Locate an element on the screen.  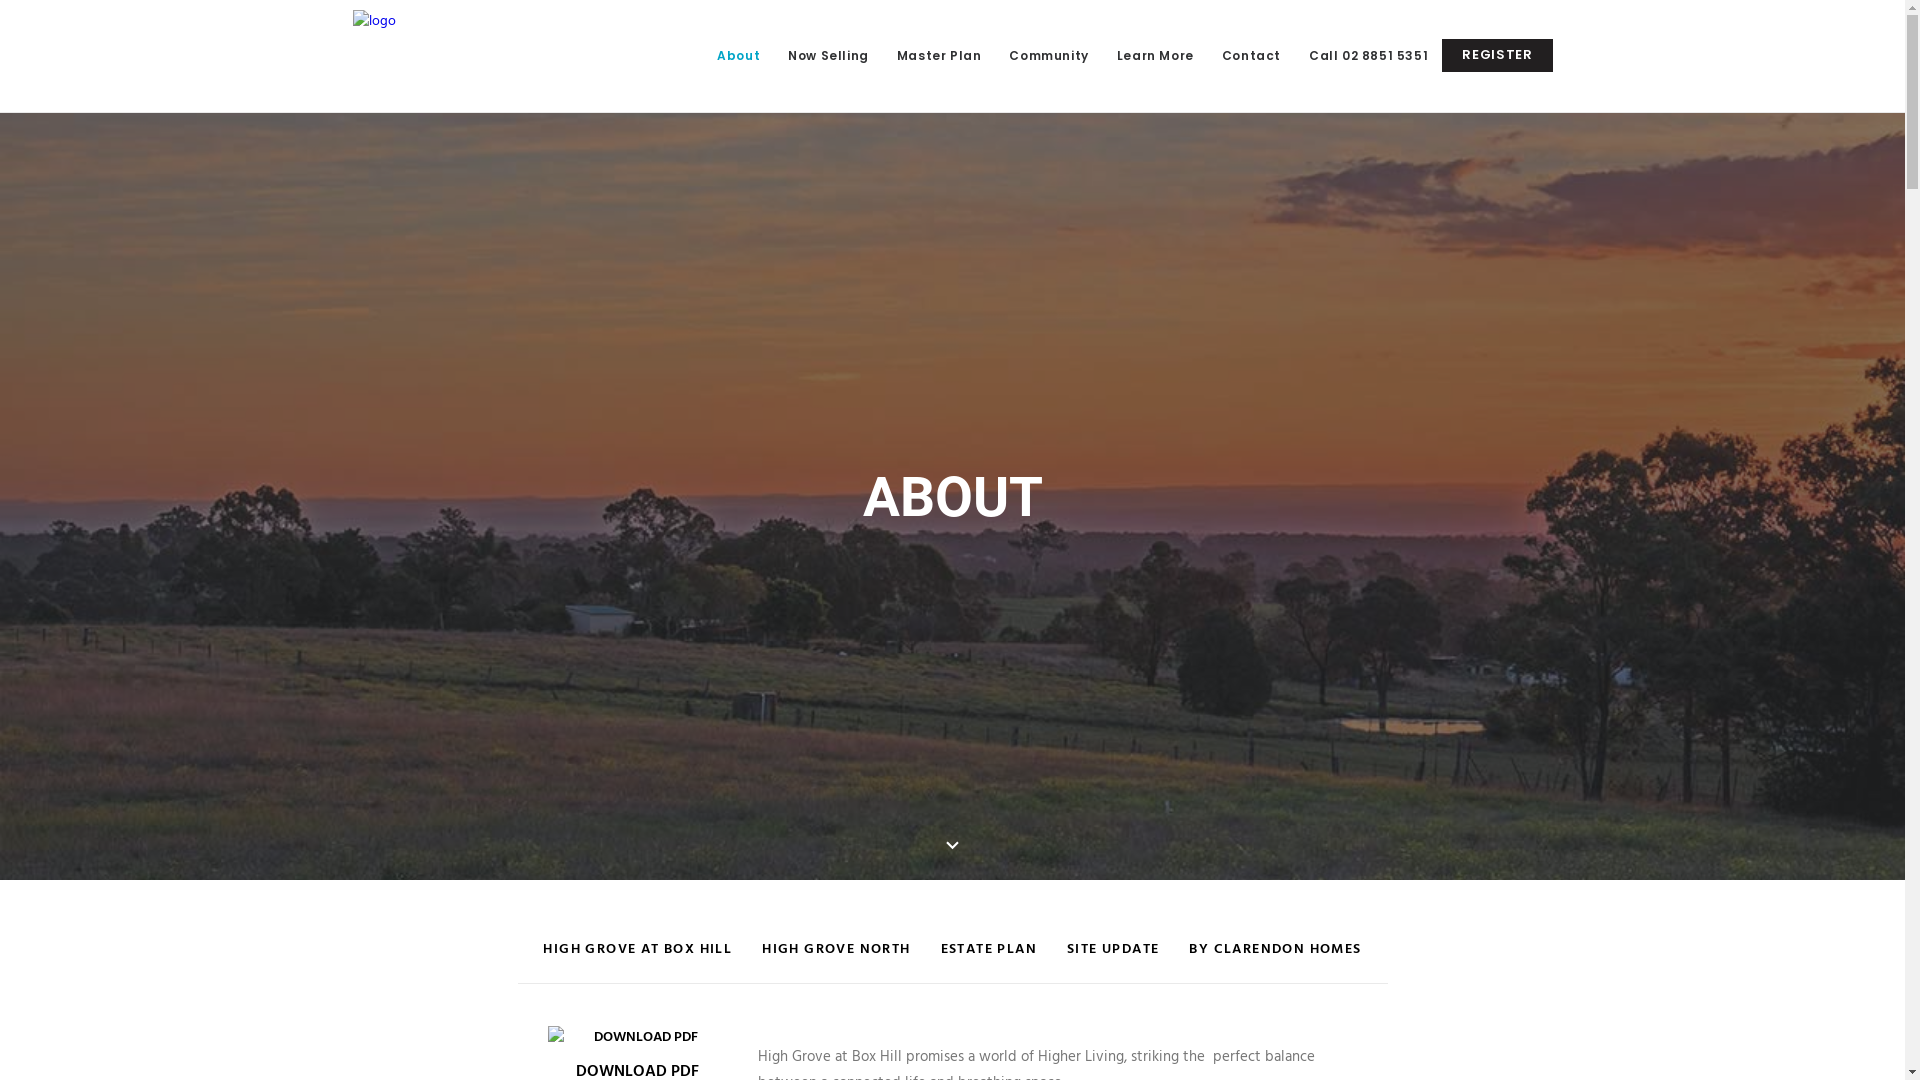
'Now Selling' is located at coordinates (828, 55).